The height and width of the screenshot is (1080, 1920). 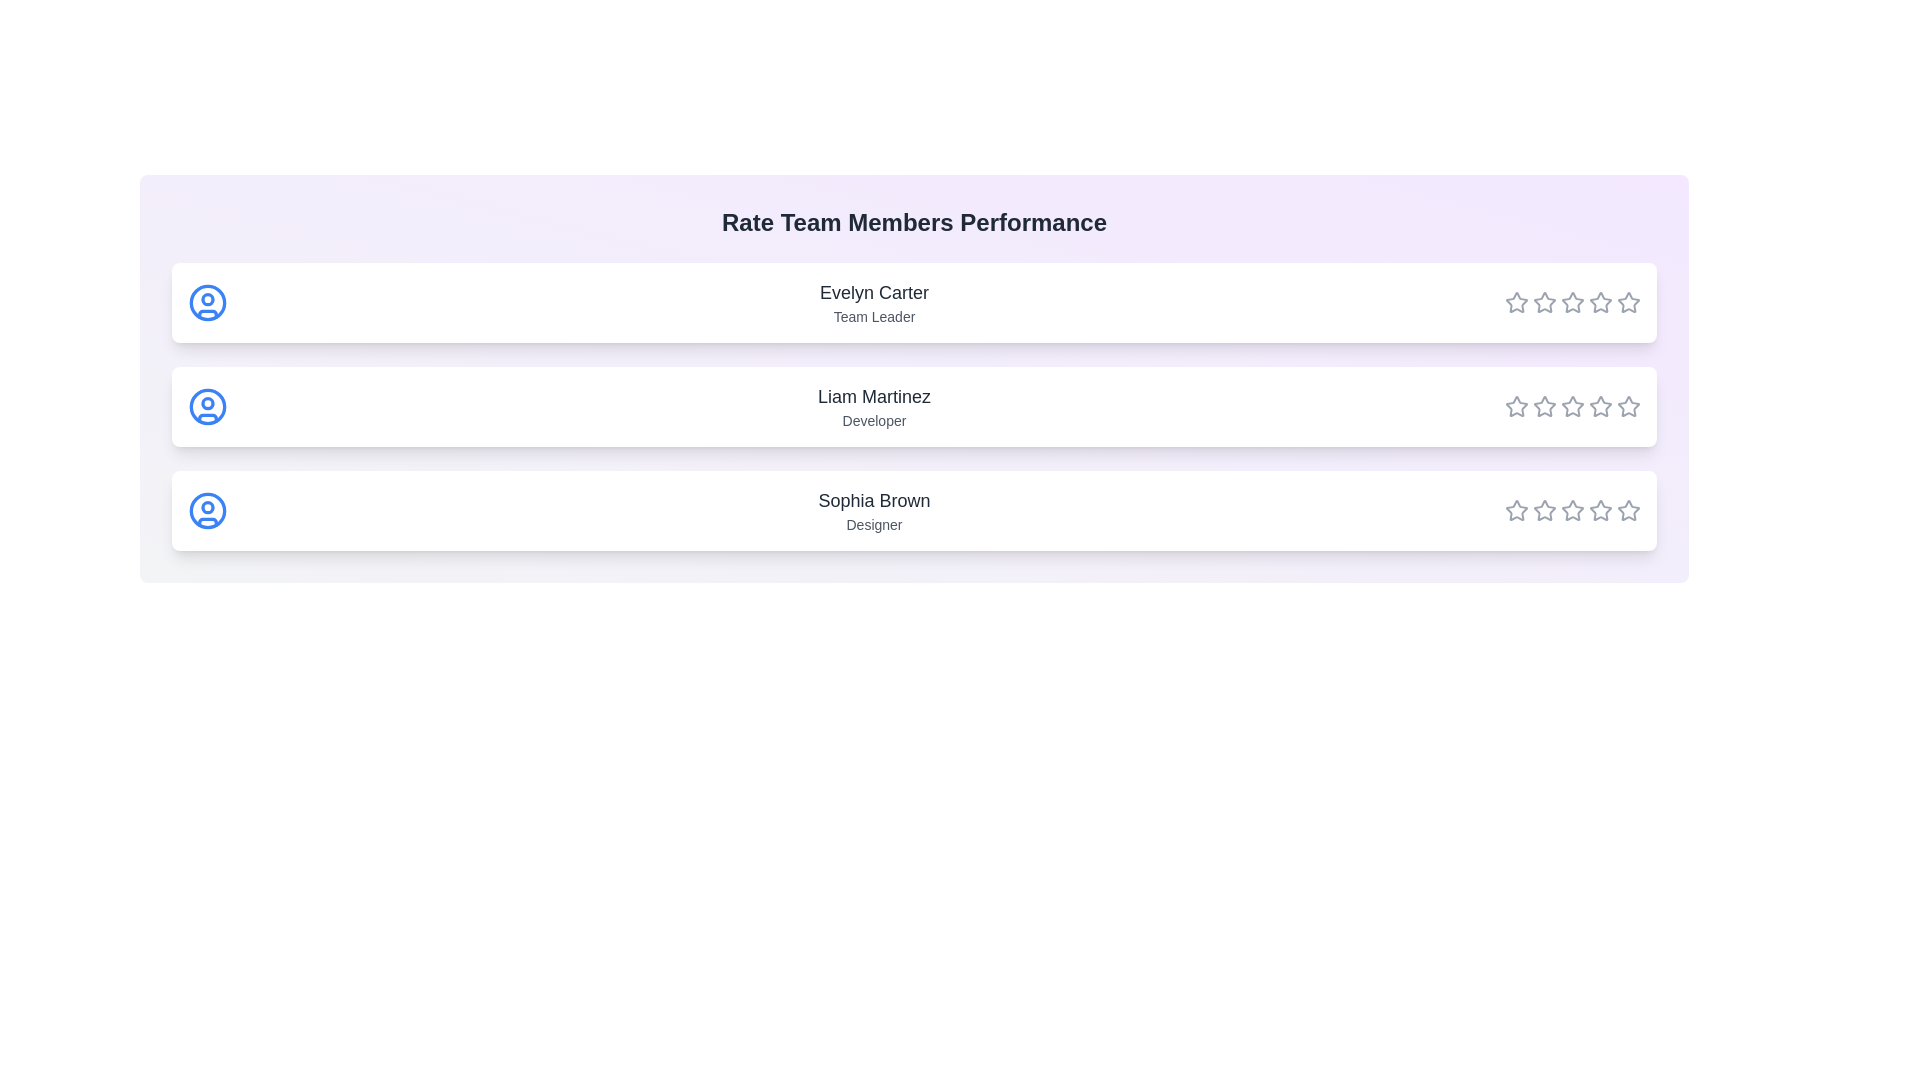 I want to click on the name of the team member Liam Martinez to select or highlight it, so click(x=874, y=397).